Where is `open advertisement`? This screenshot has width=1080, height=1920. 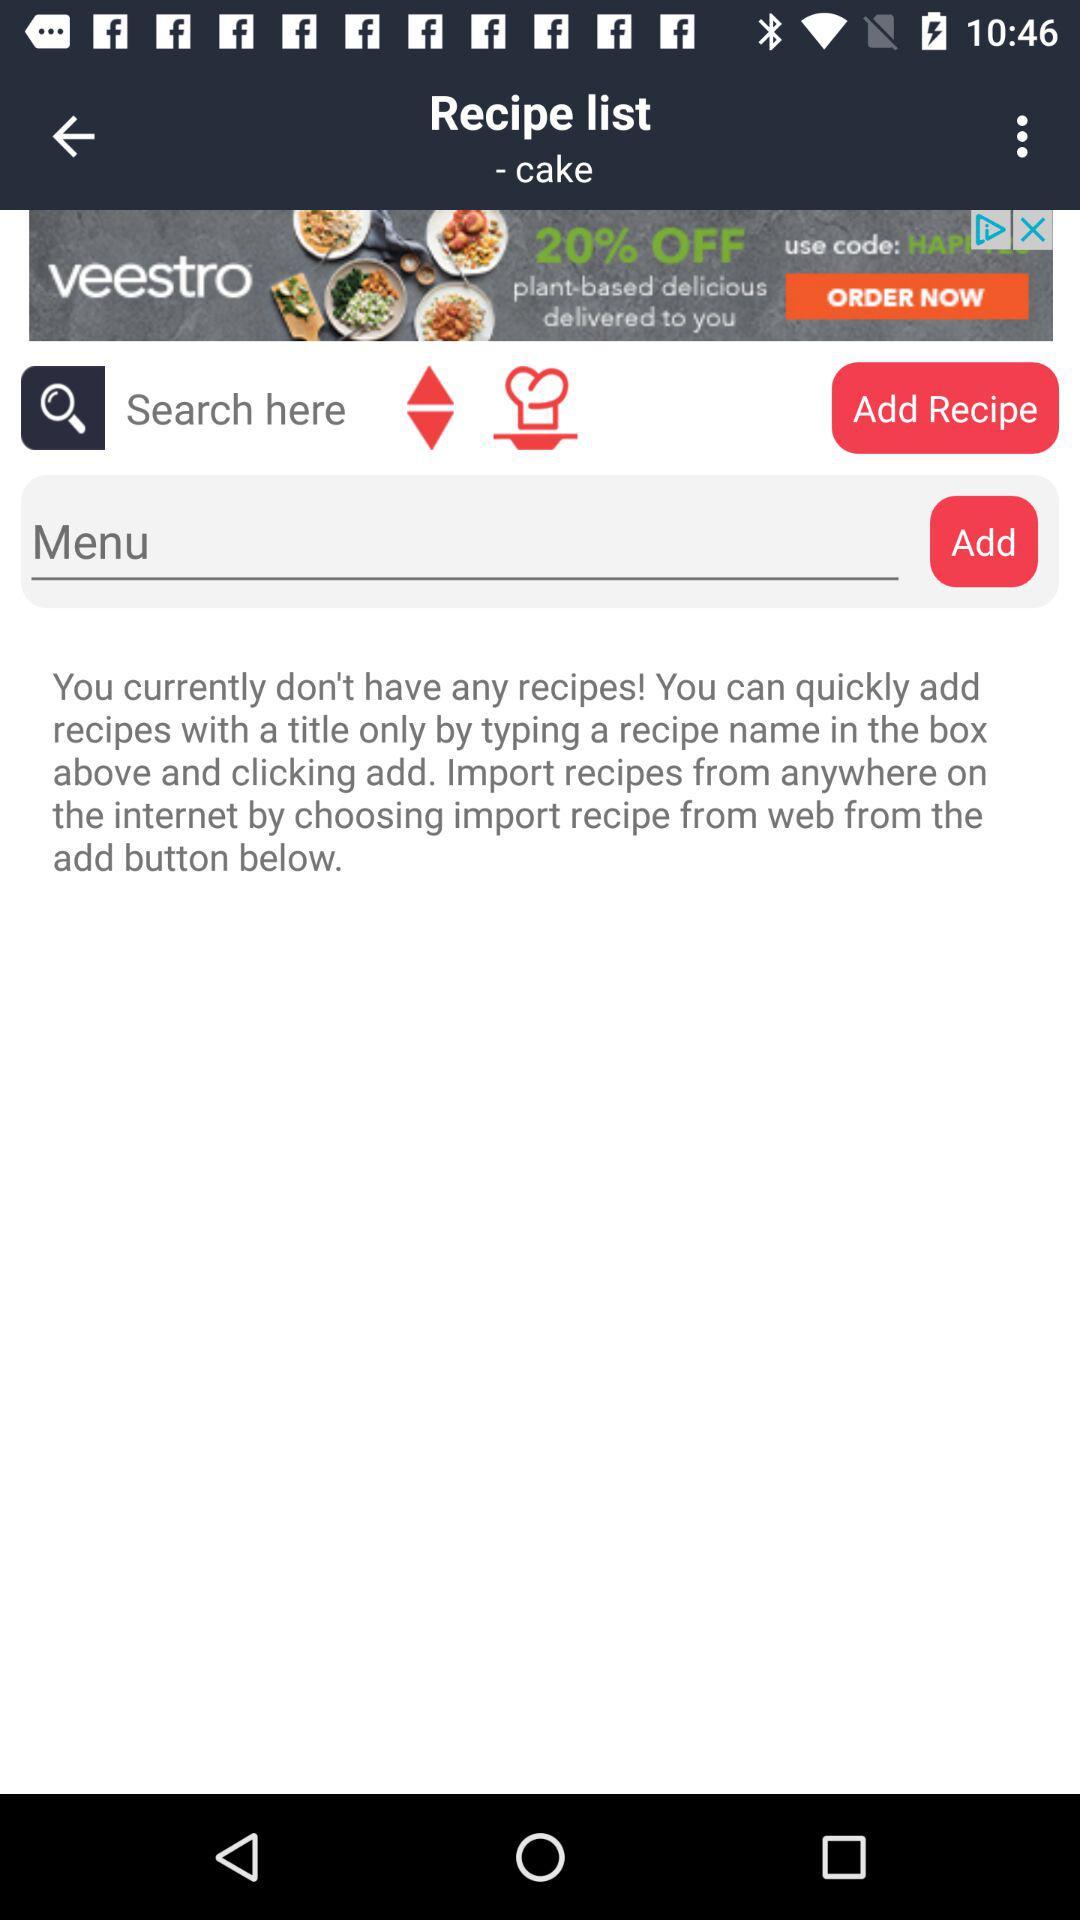 open advertisement is located at coordinates (540, 274).